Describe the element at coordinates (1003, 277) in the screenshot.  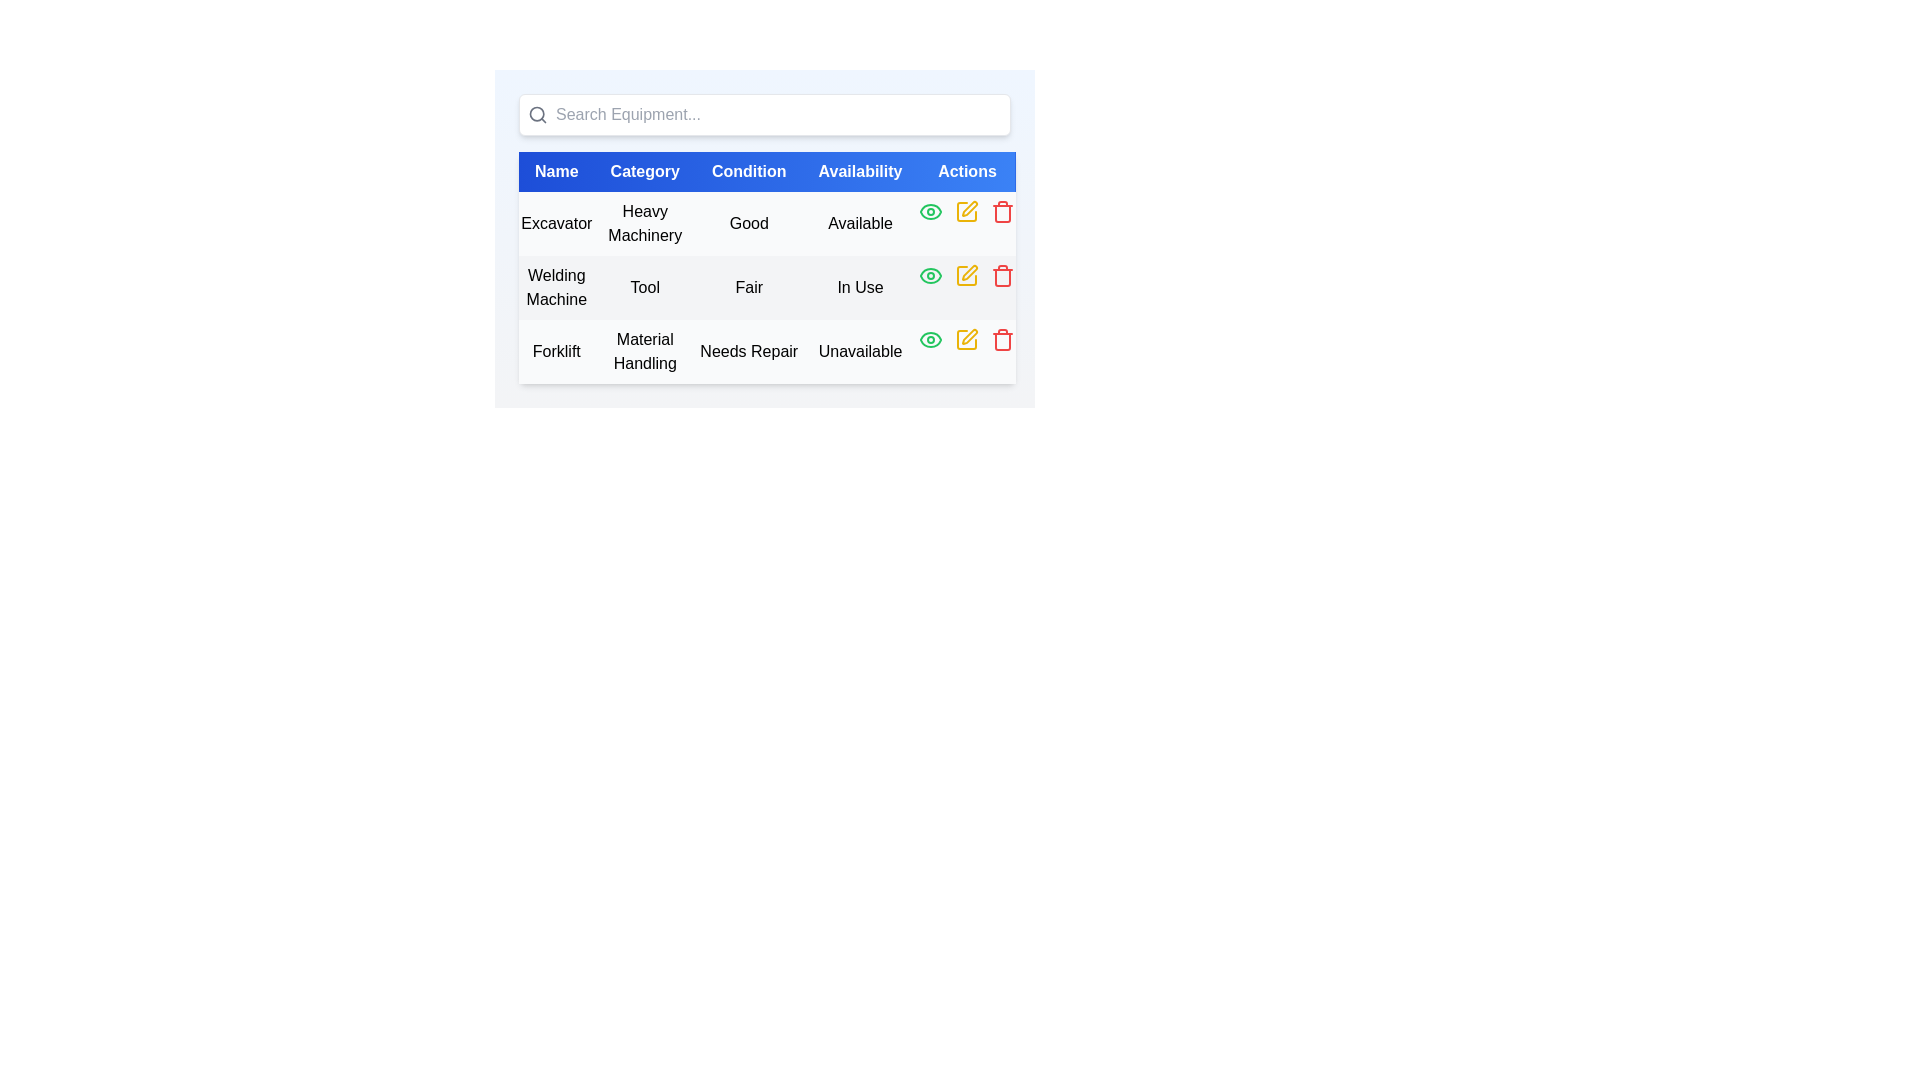
I see `the red trash bin icon representing the delete action in the 'Actions' column of the second row for the 'Welding Machine' entry` at that location.